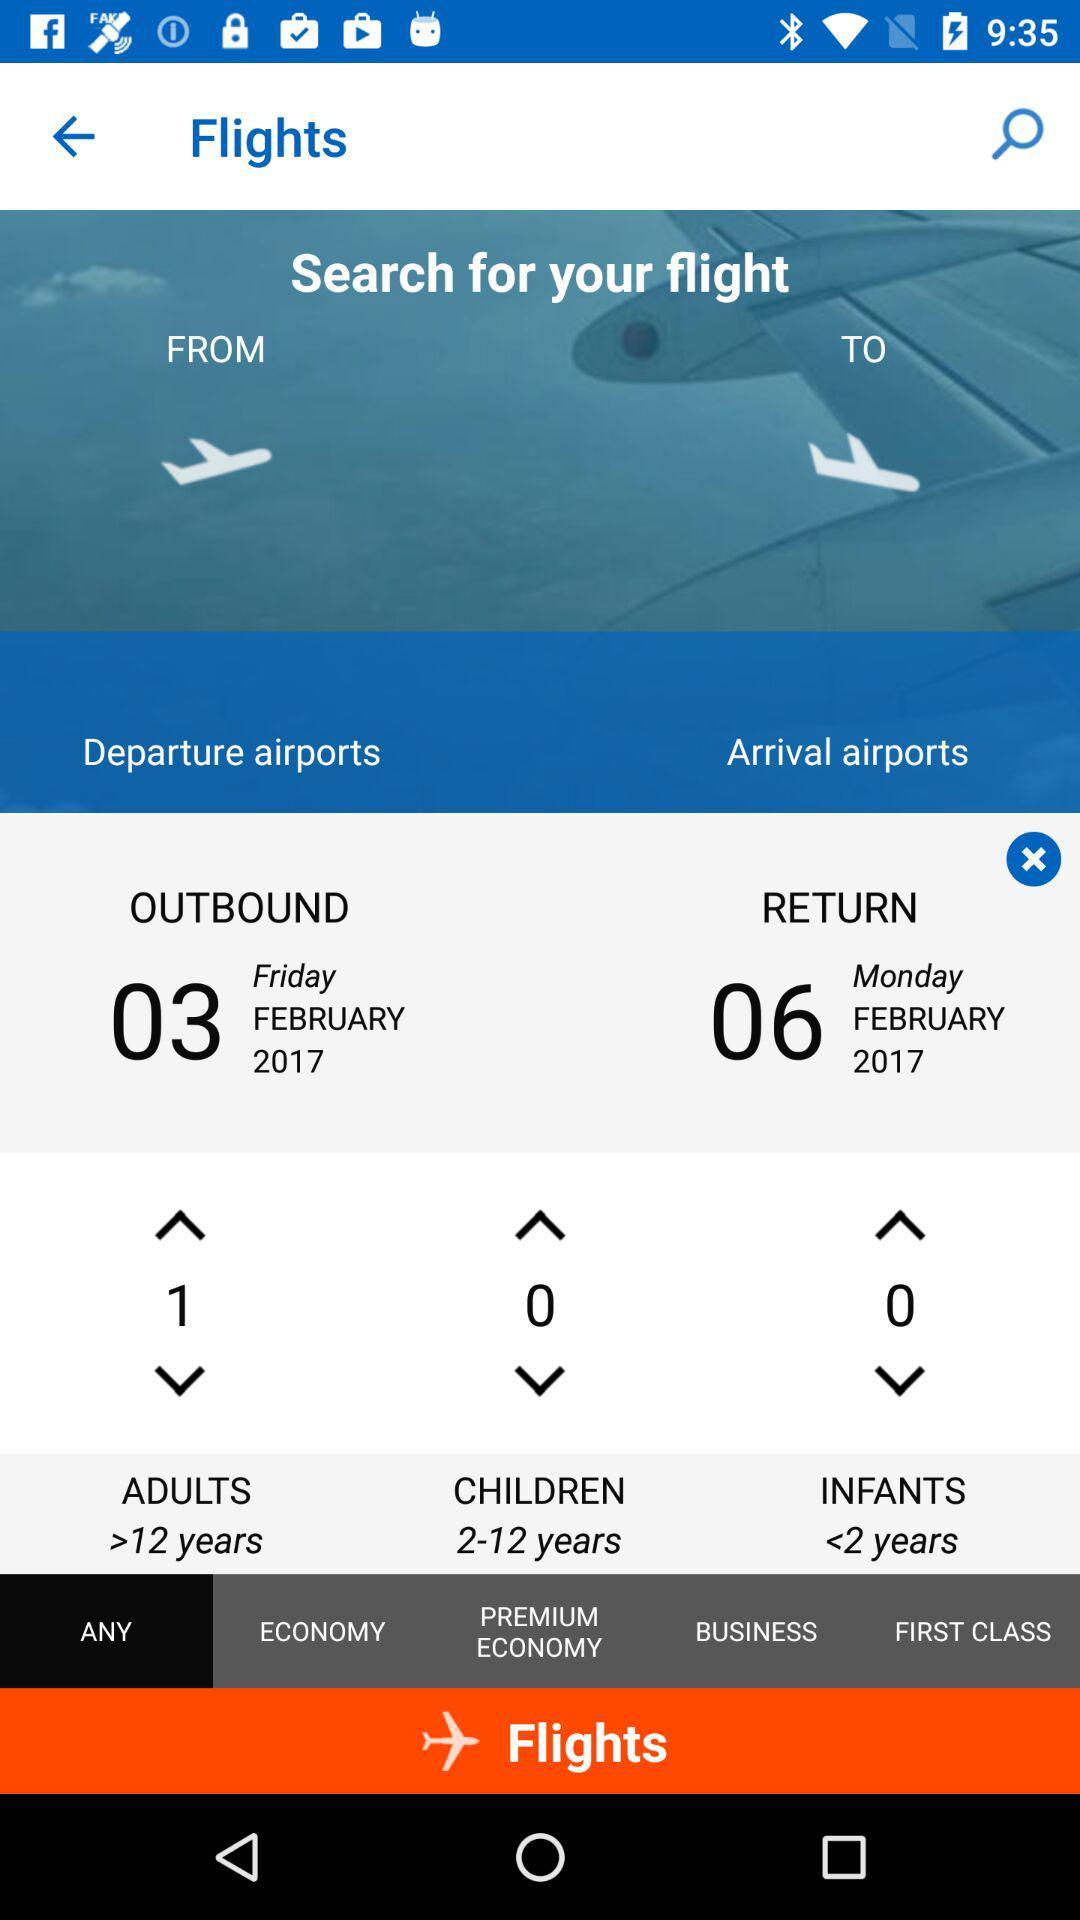 The image size is (1080, 1920). I want to click on remove the number of children, so click(540, 1380).